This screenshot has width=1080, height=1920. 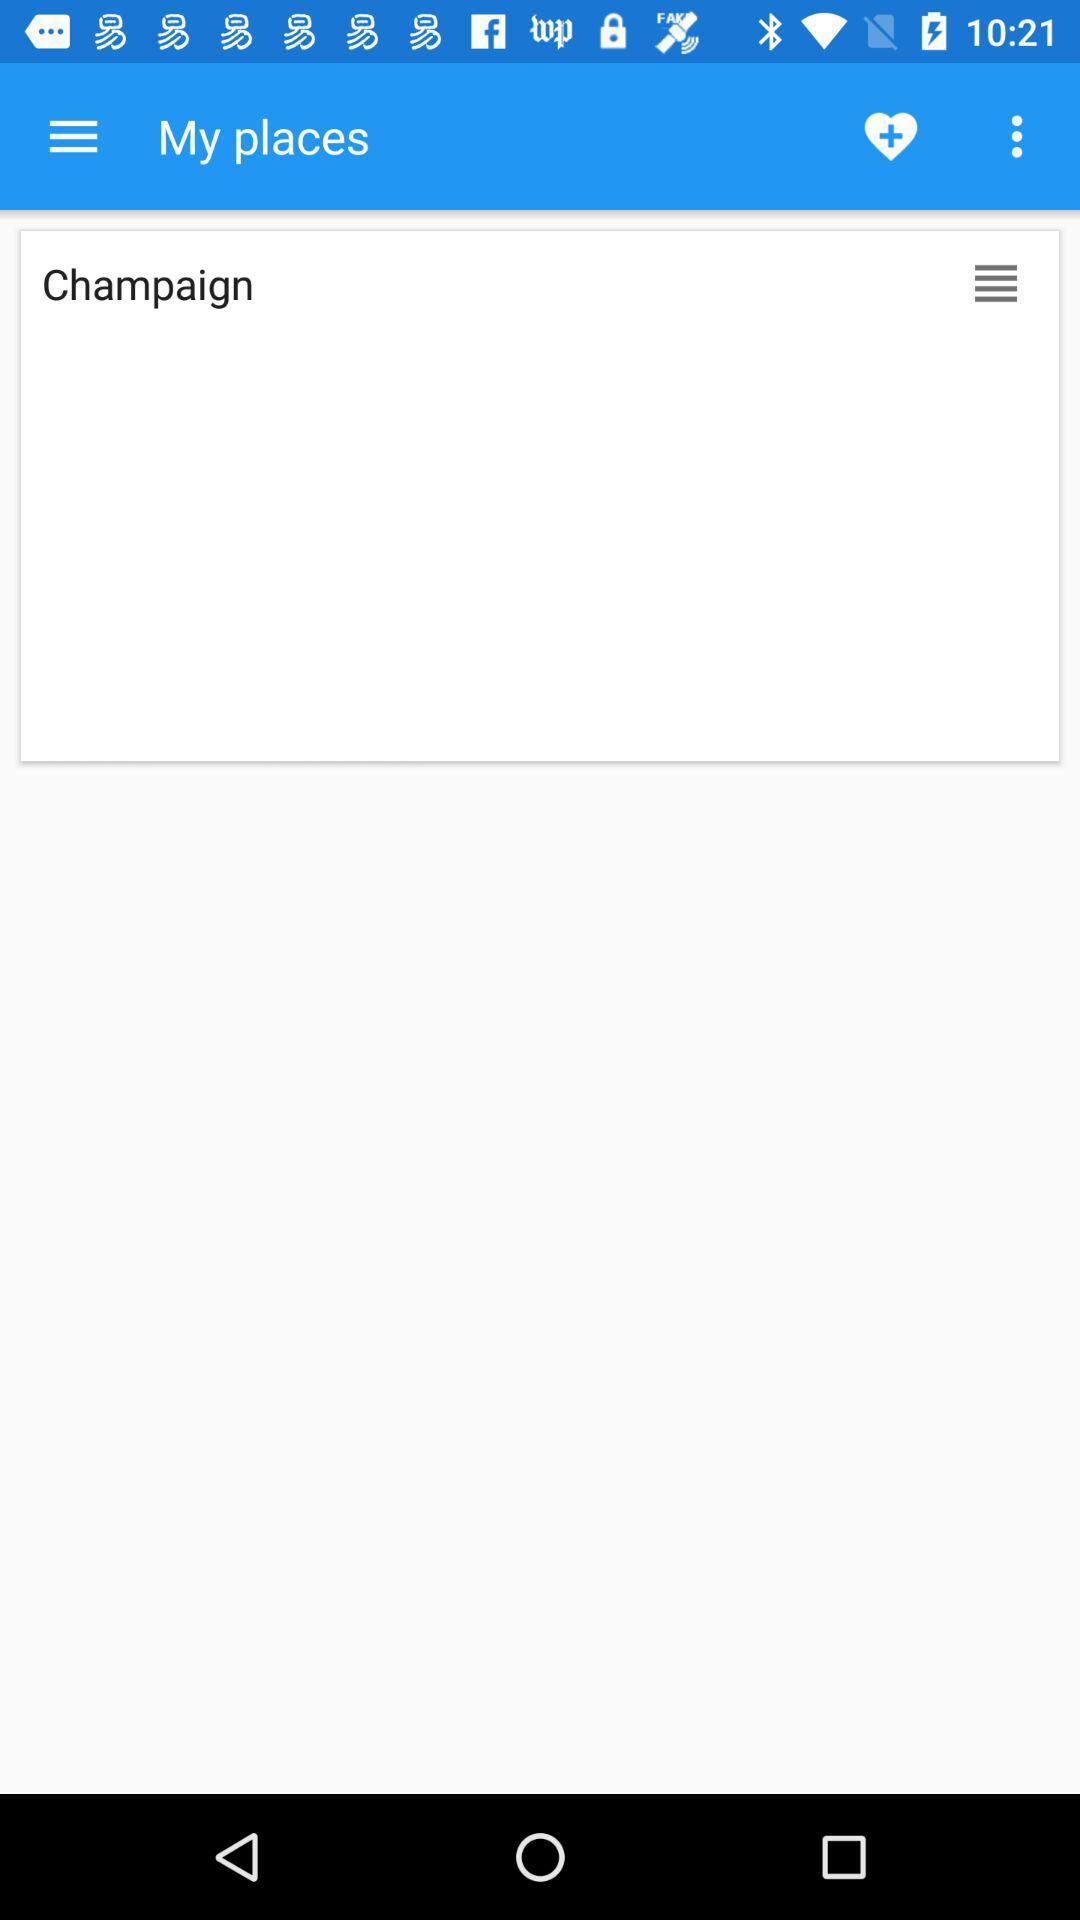 I want to click on help section, so click(x=72, y=135).